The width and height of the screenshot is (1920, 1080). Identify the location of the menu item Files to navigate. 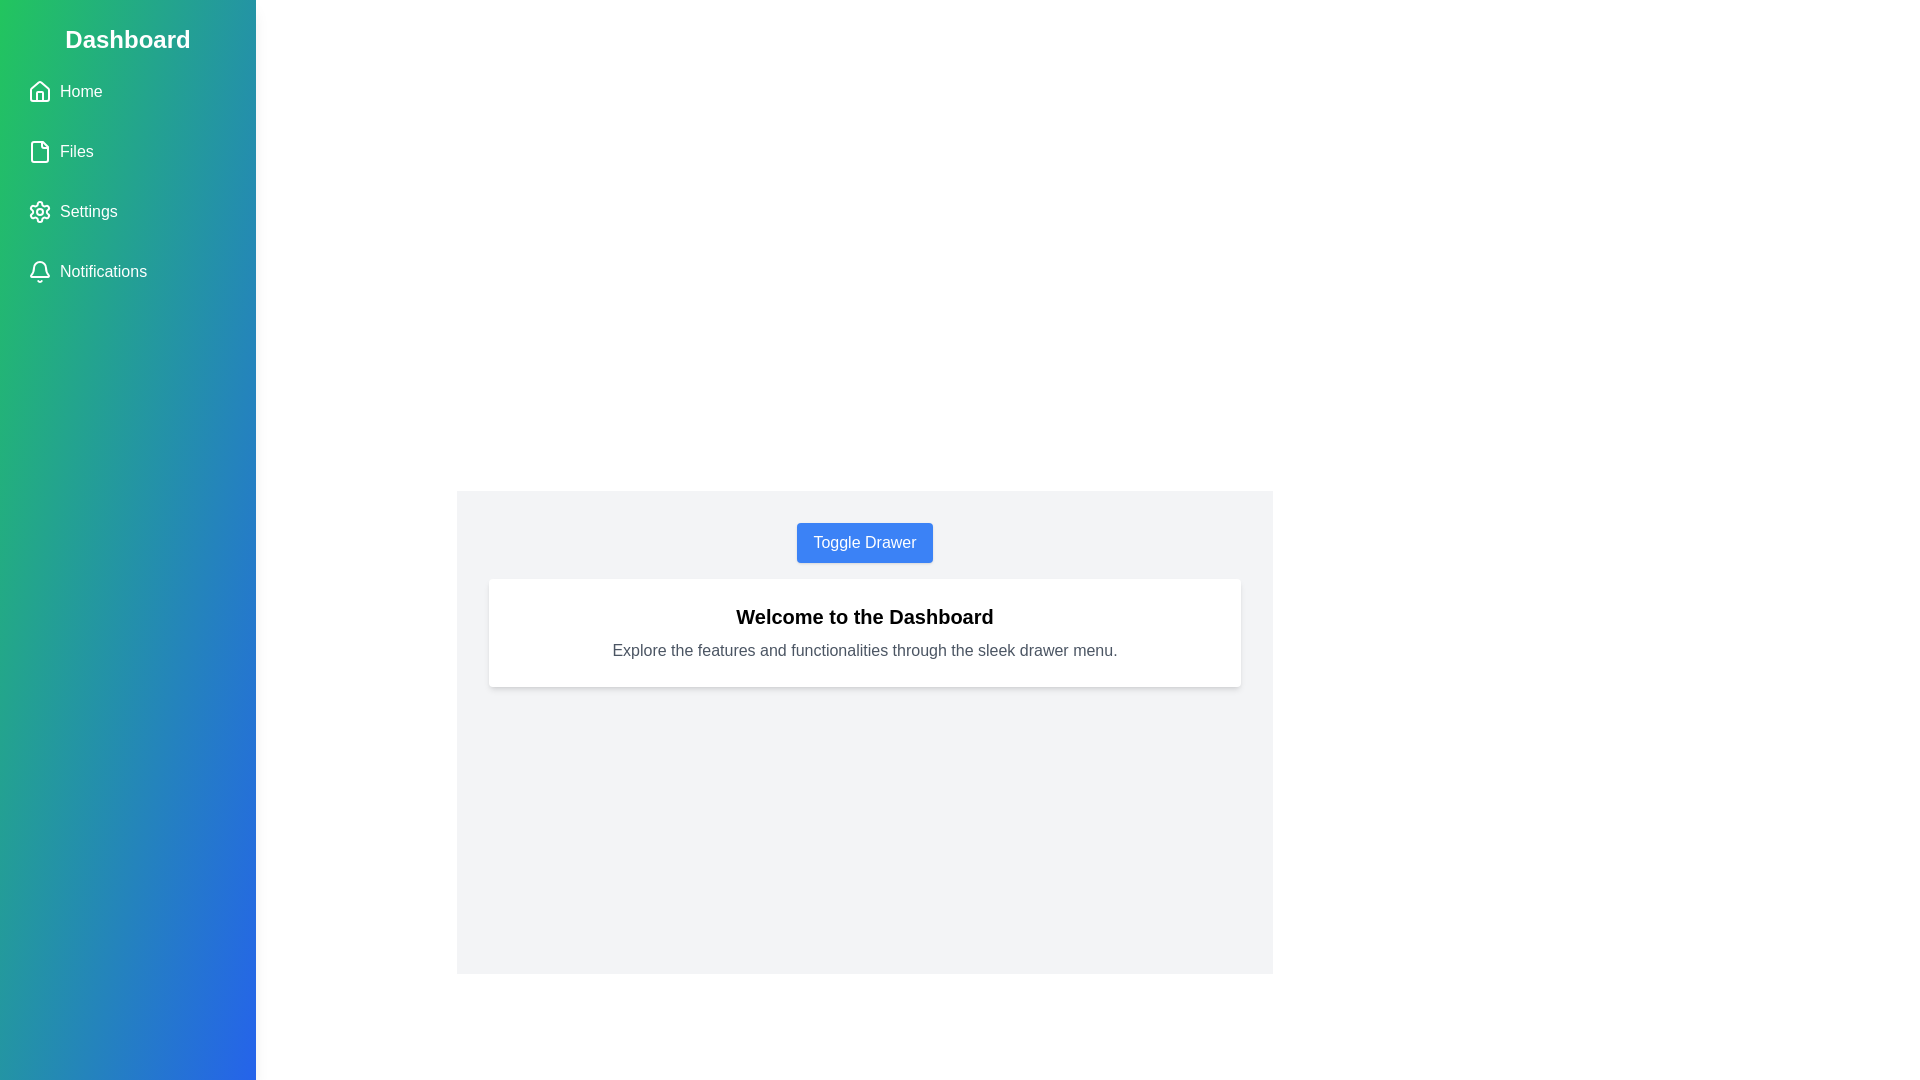
(127, 150).